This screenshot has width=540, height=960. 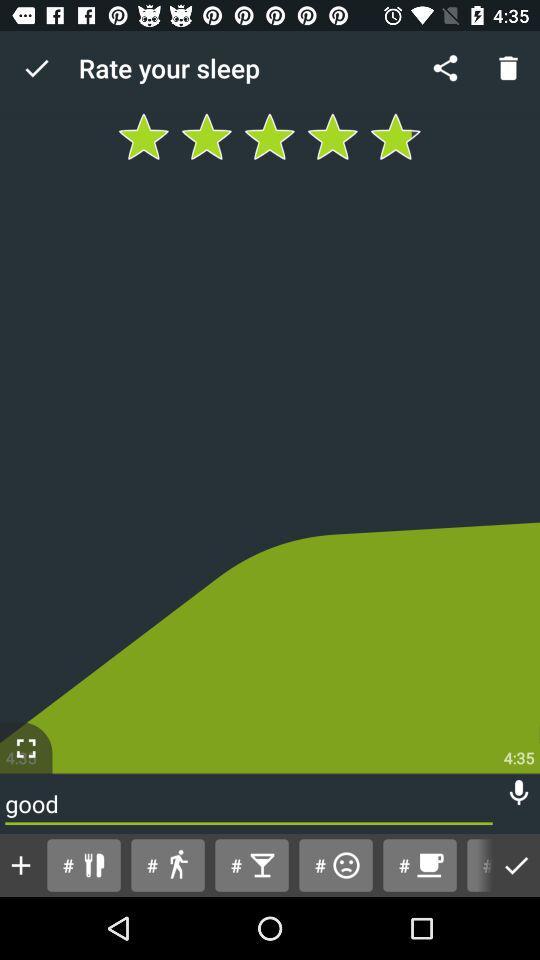 I want to click on item below the good, so click(x=20, y=864).